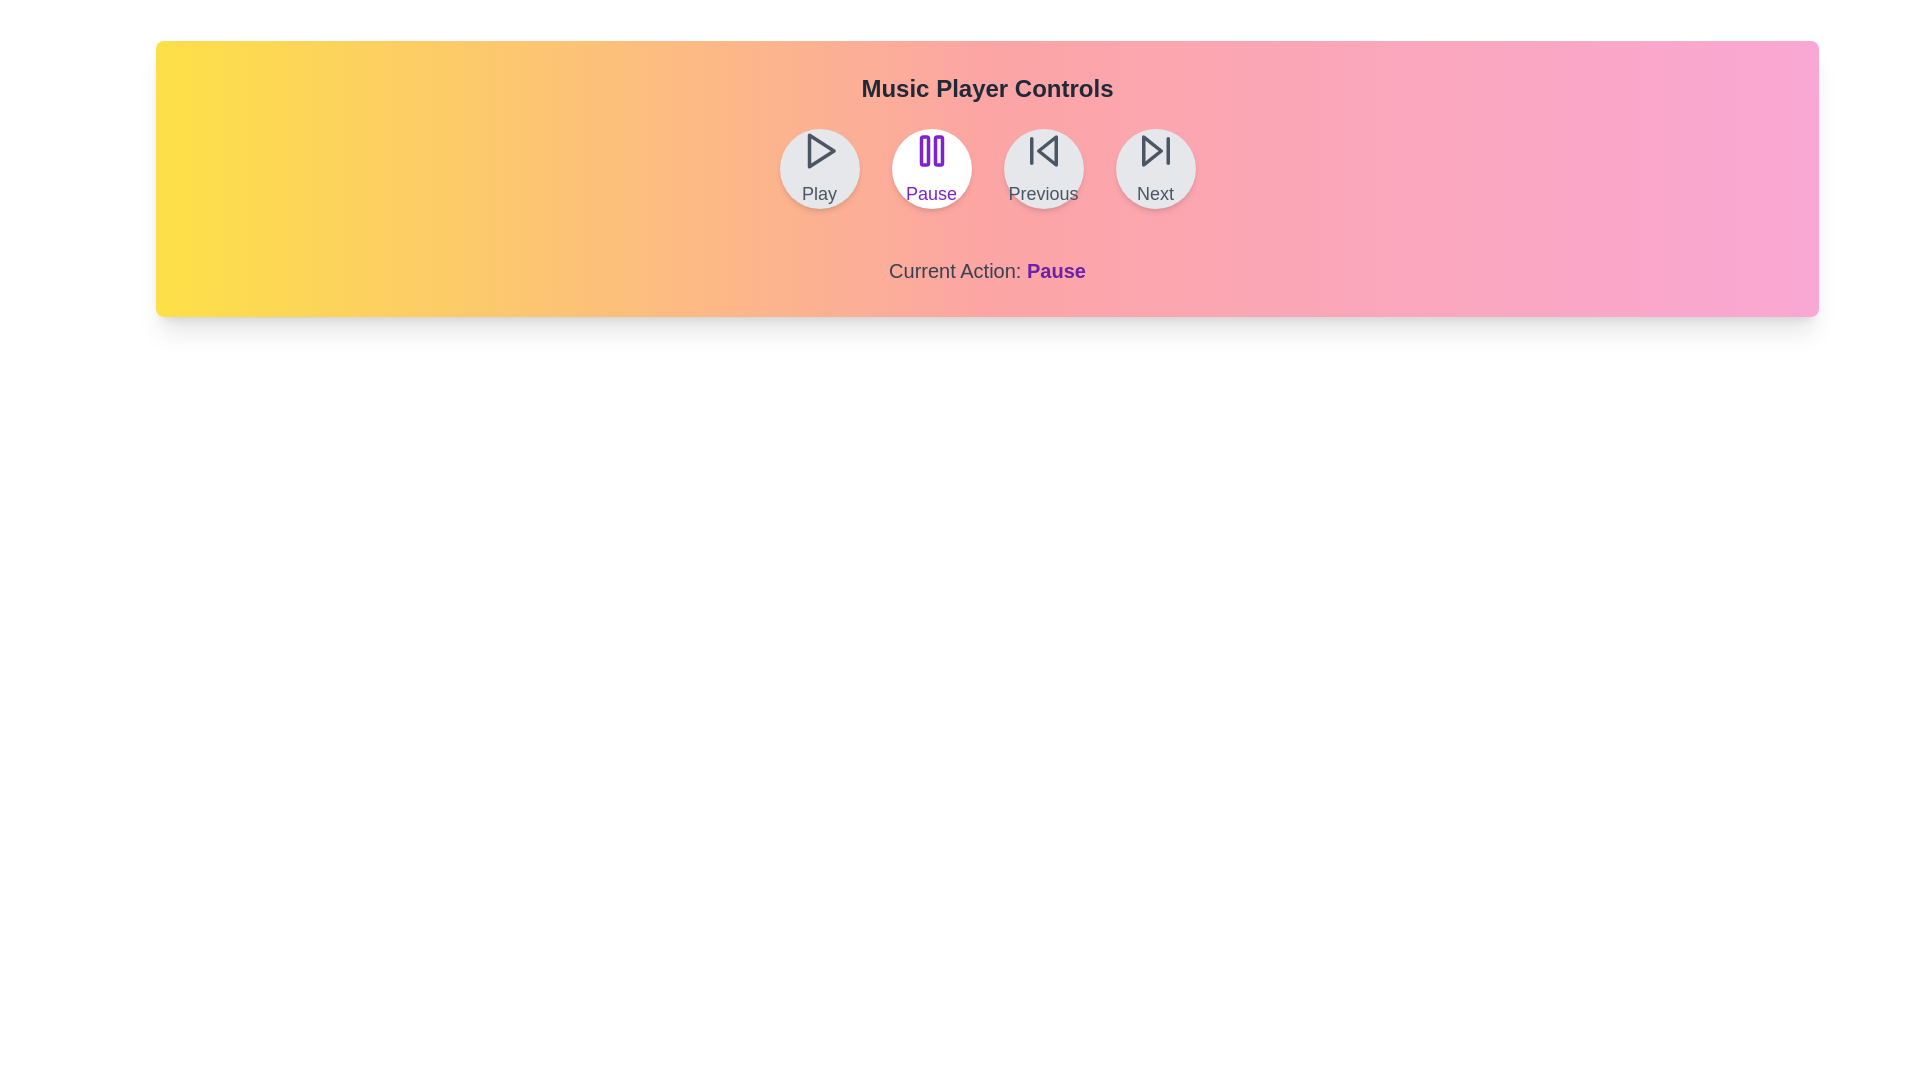  Describe the element at coordinates (819, 168) in the screenshot. I see `the Play button to observe its hover effect` at that location.